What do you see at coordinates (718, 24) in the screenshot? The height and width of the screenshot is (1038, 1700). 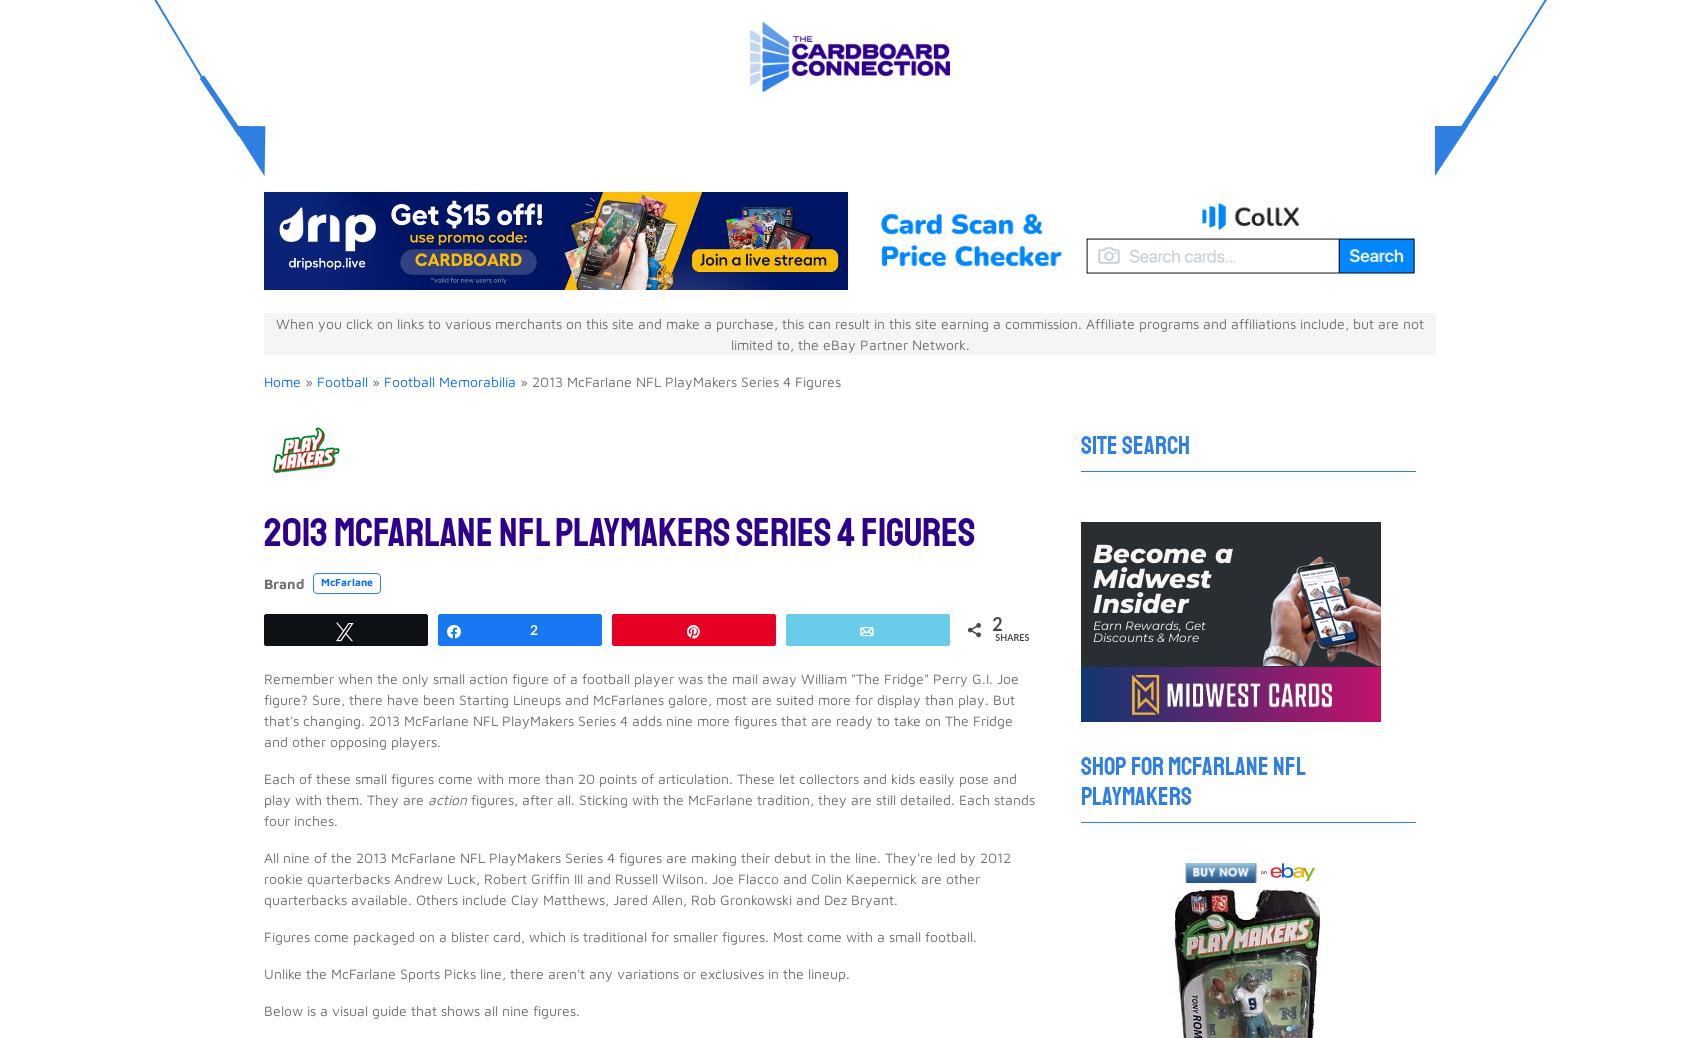 I see `'Basketball'` at bounding box center [718, 24].